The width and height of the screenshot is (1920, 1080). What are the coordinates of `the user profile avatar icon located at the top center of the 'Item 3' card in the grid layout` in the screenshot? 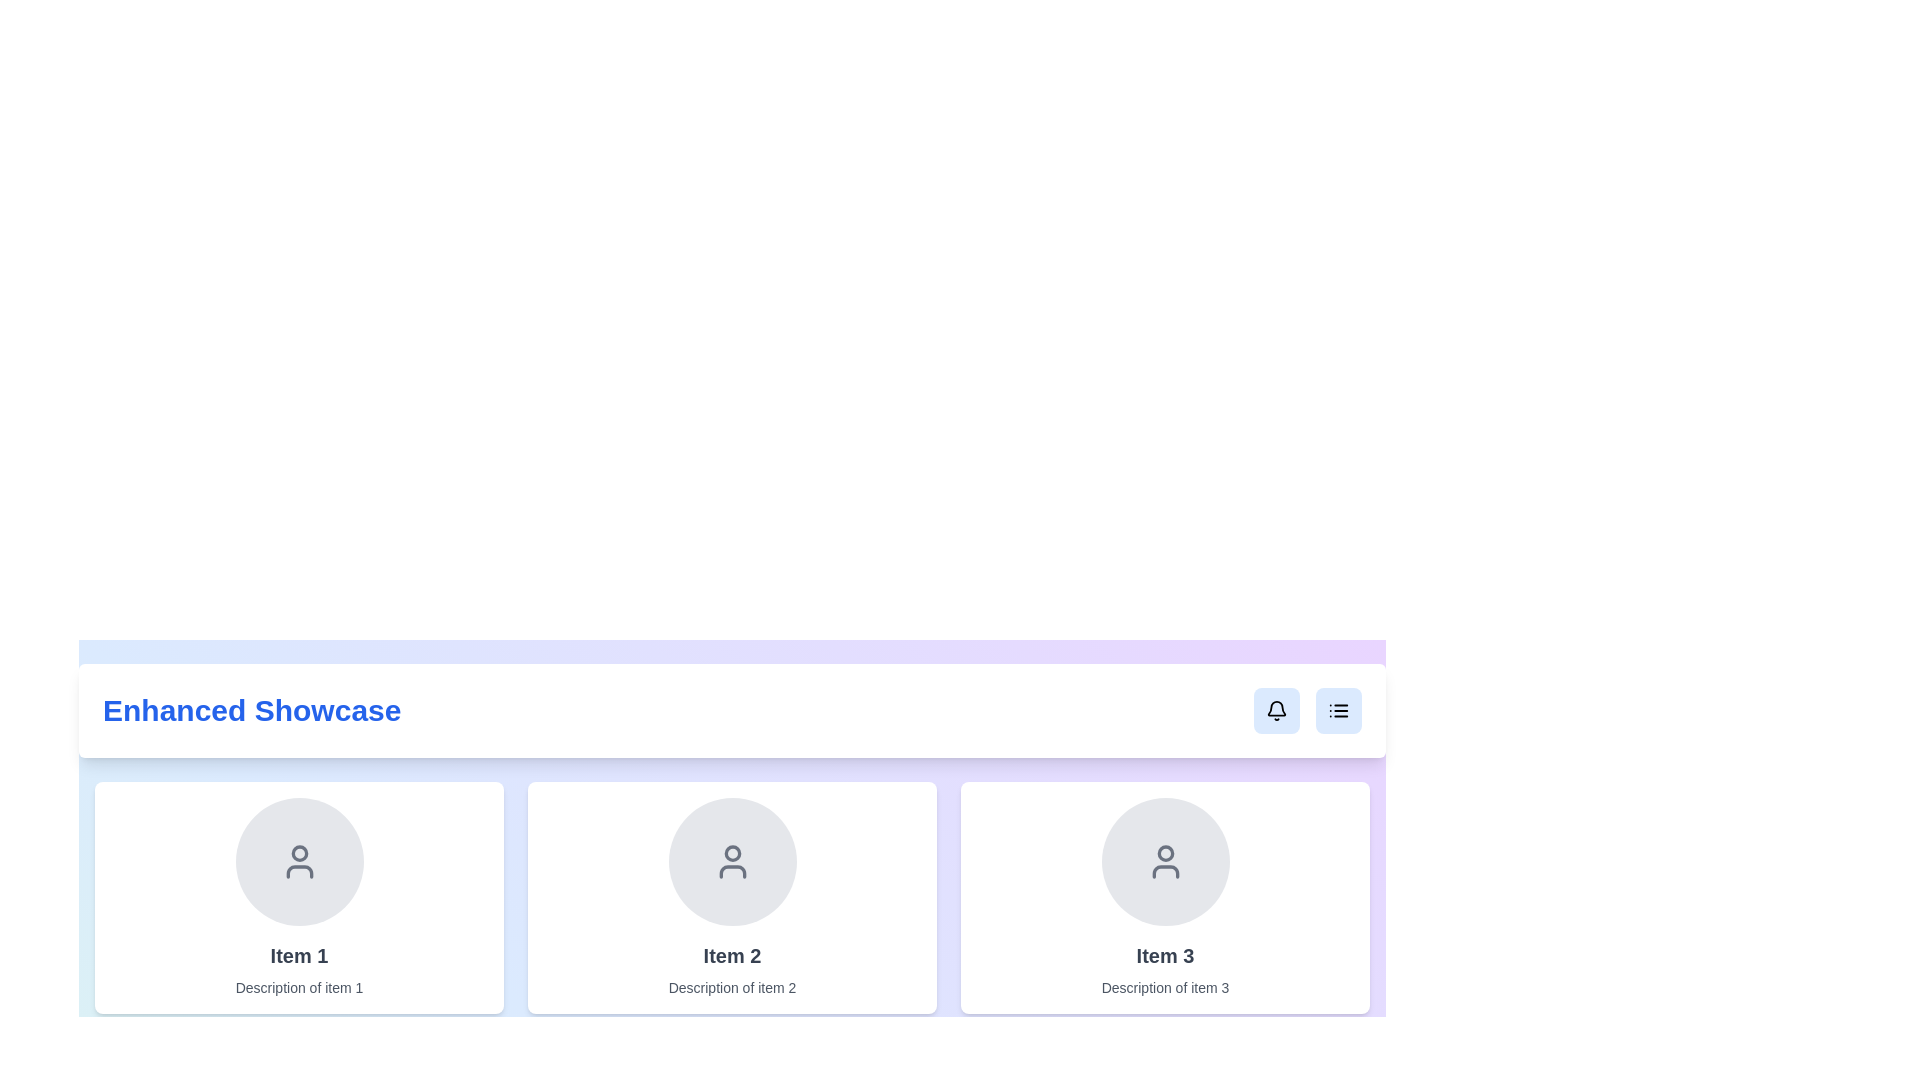 It's located at (1165, 860).